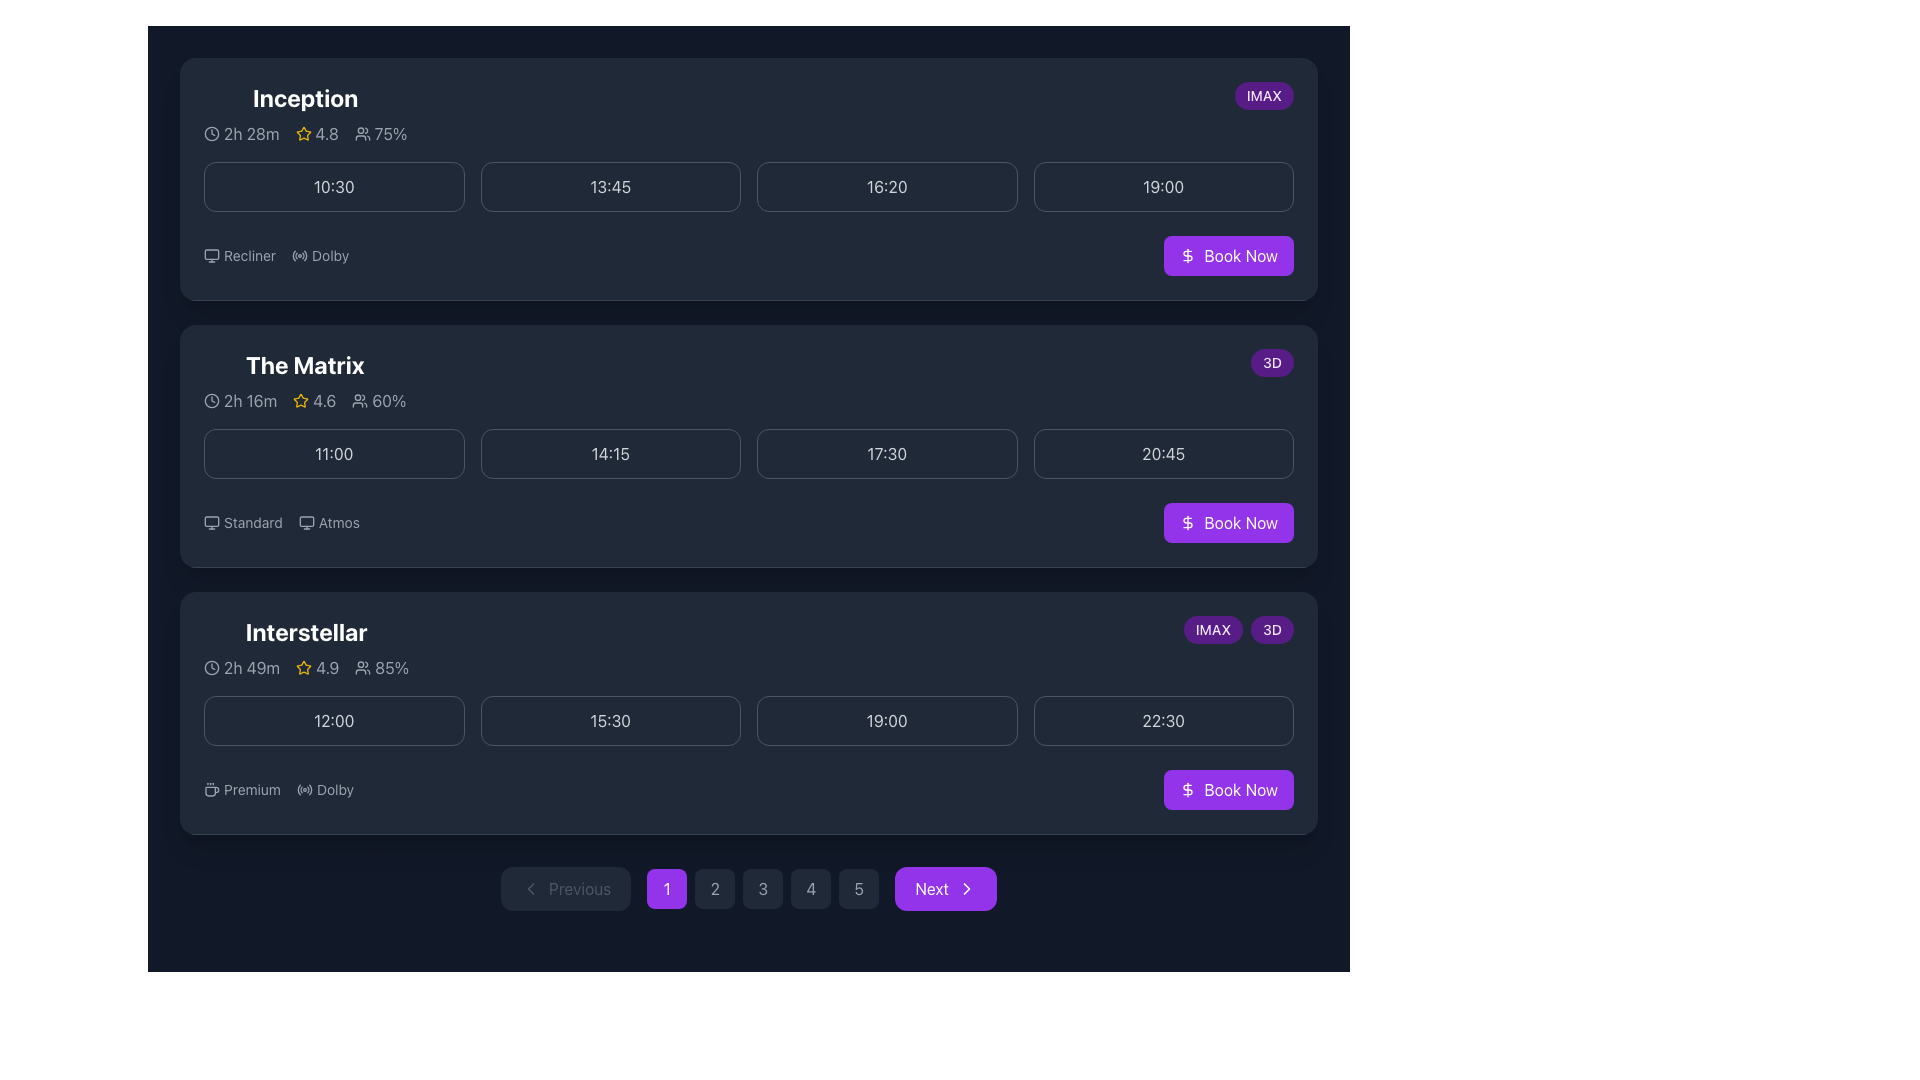 The image size is (1920, 1080). I want to click on the button displaying '11:00' in bold white font with rounded corners, so click(334, 454).